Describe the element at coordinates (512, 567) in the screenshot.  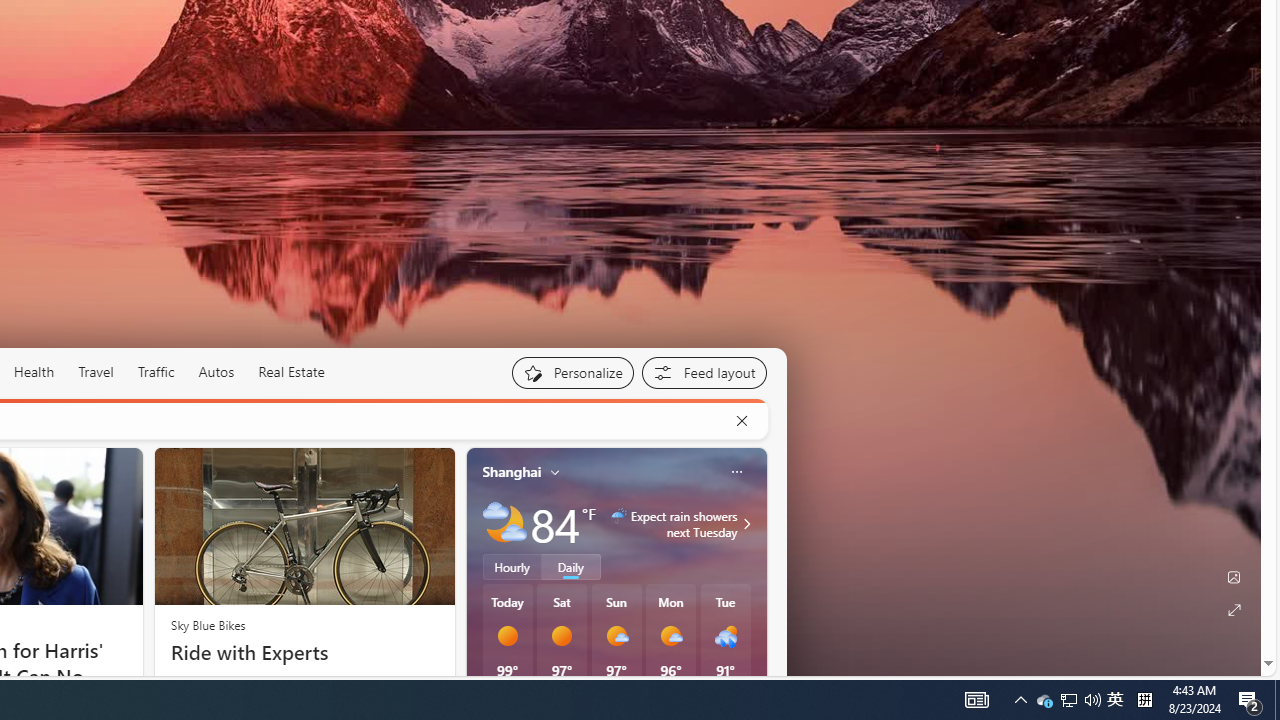
I see `'Hourly'` at that location.